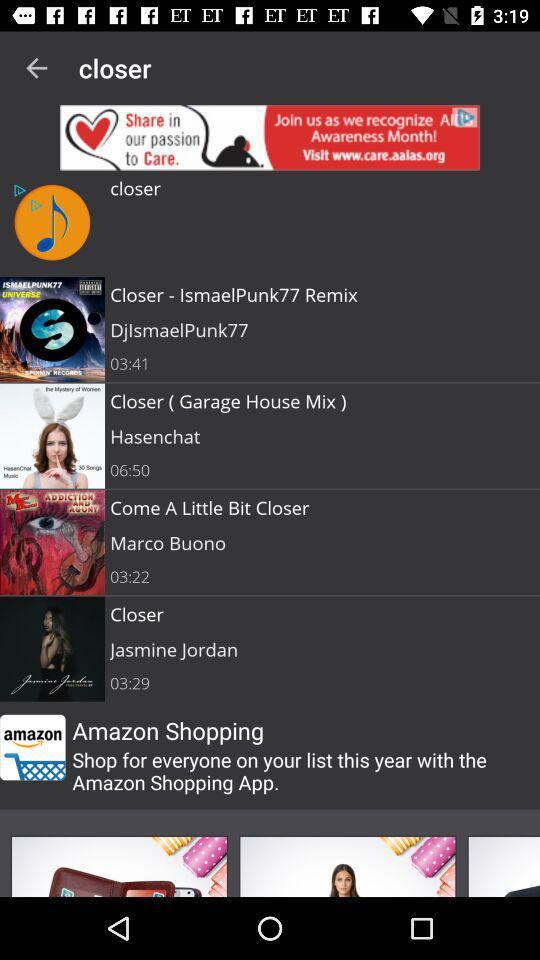 This screenshot has height=960, width=540. I want to click on open photo, so click(346, 865).